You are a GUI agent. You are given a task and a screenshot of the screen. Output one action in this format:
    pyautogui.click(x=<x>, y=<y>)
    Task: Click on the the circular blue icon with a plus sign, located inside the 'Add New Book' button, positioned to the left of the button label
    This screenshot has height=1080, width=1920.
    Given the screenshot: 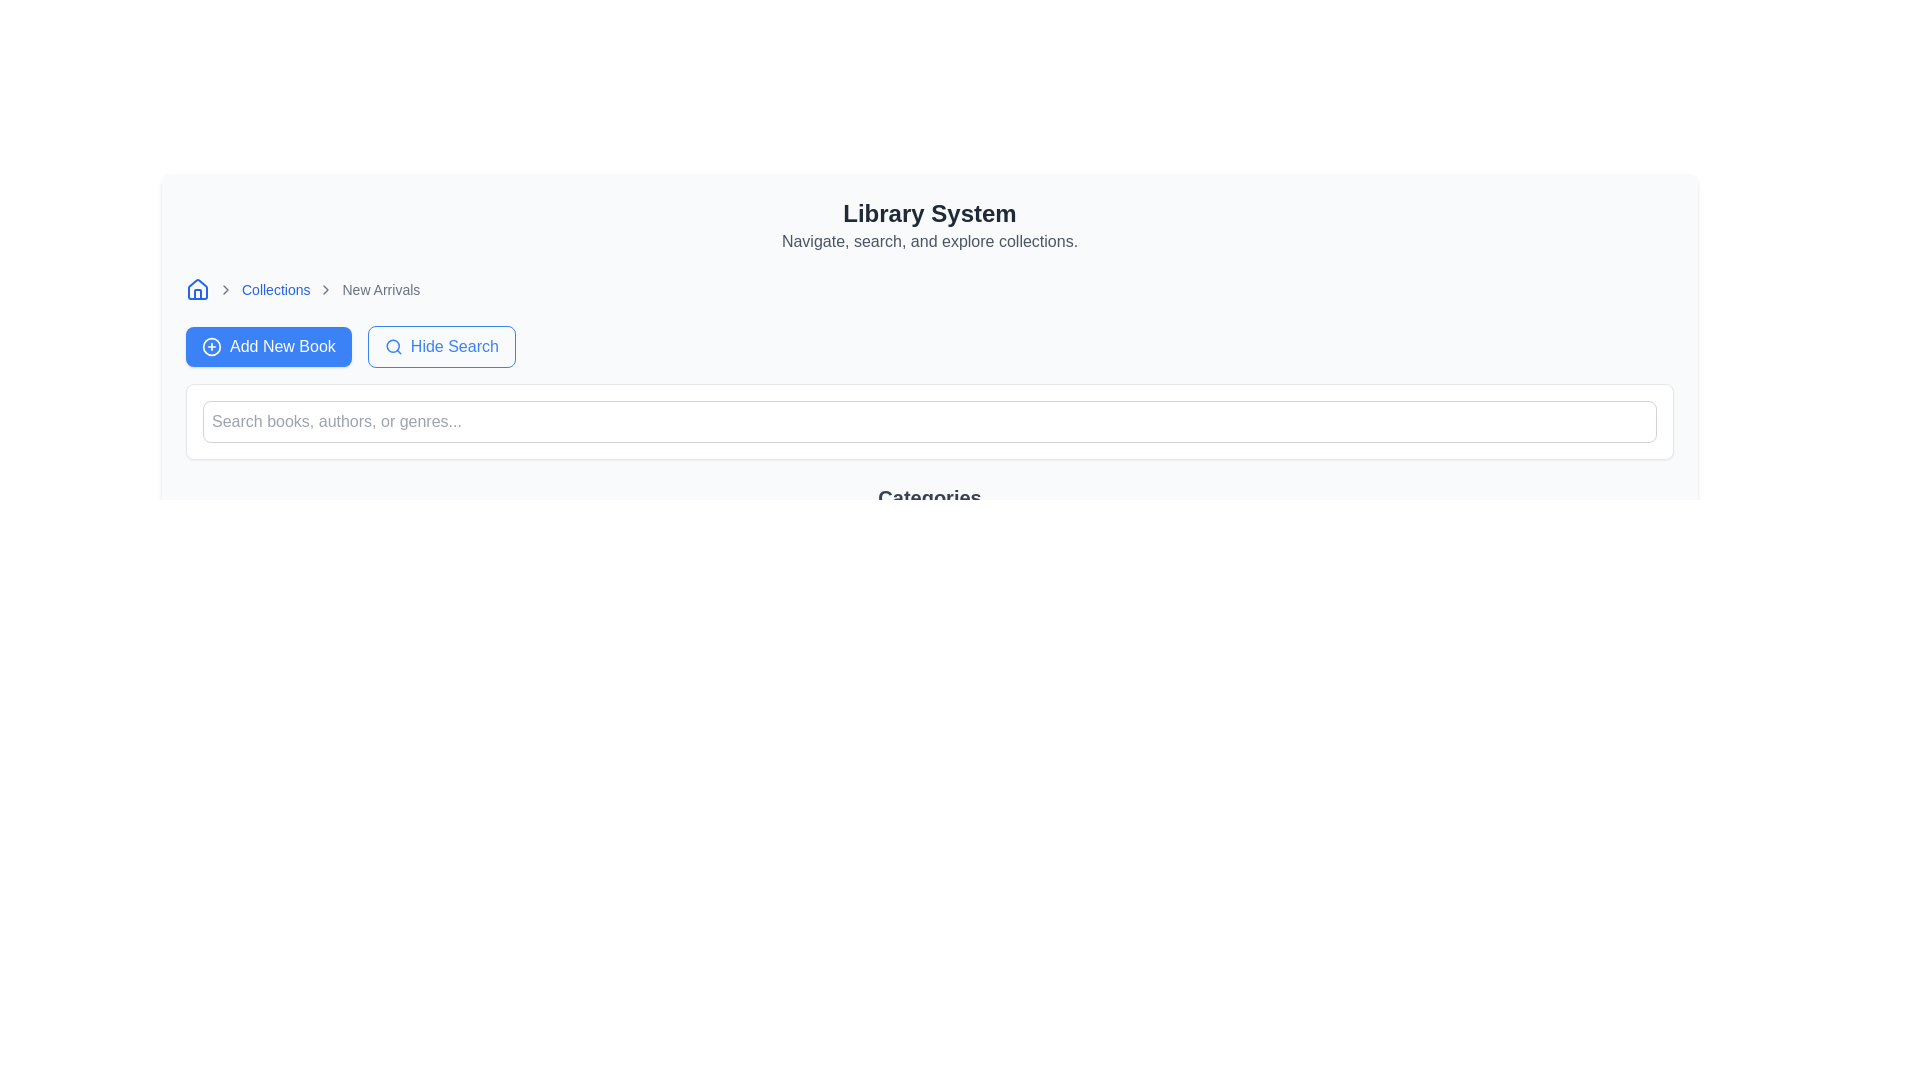 What is the action you would take?
    pyautogui.click(x=211, y=346)
    